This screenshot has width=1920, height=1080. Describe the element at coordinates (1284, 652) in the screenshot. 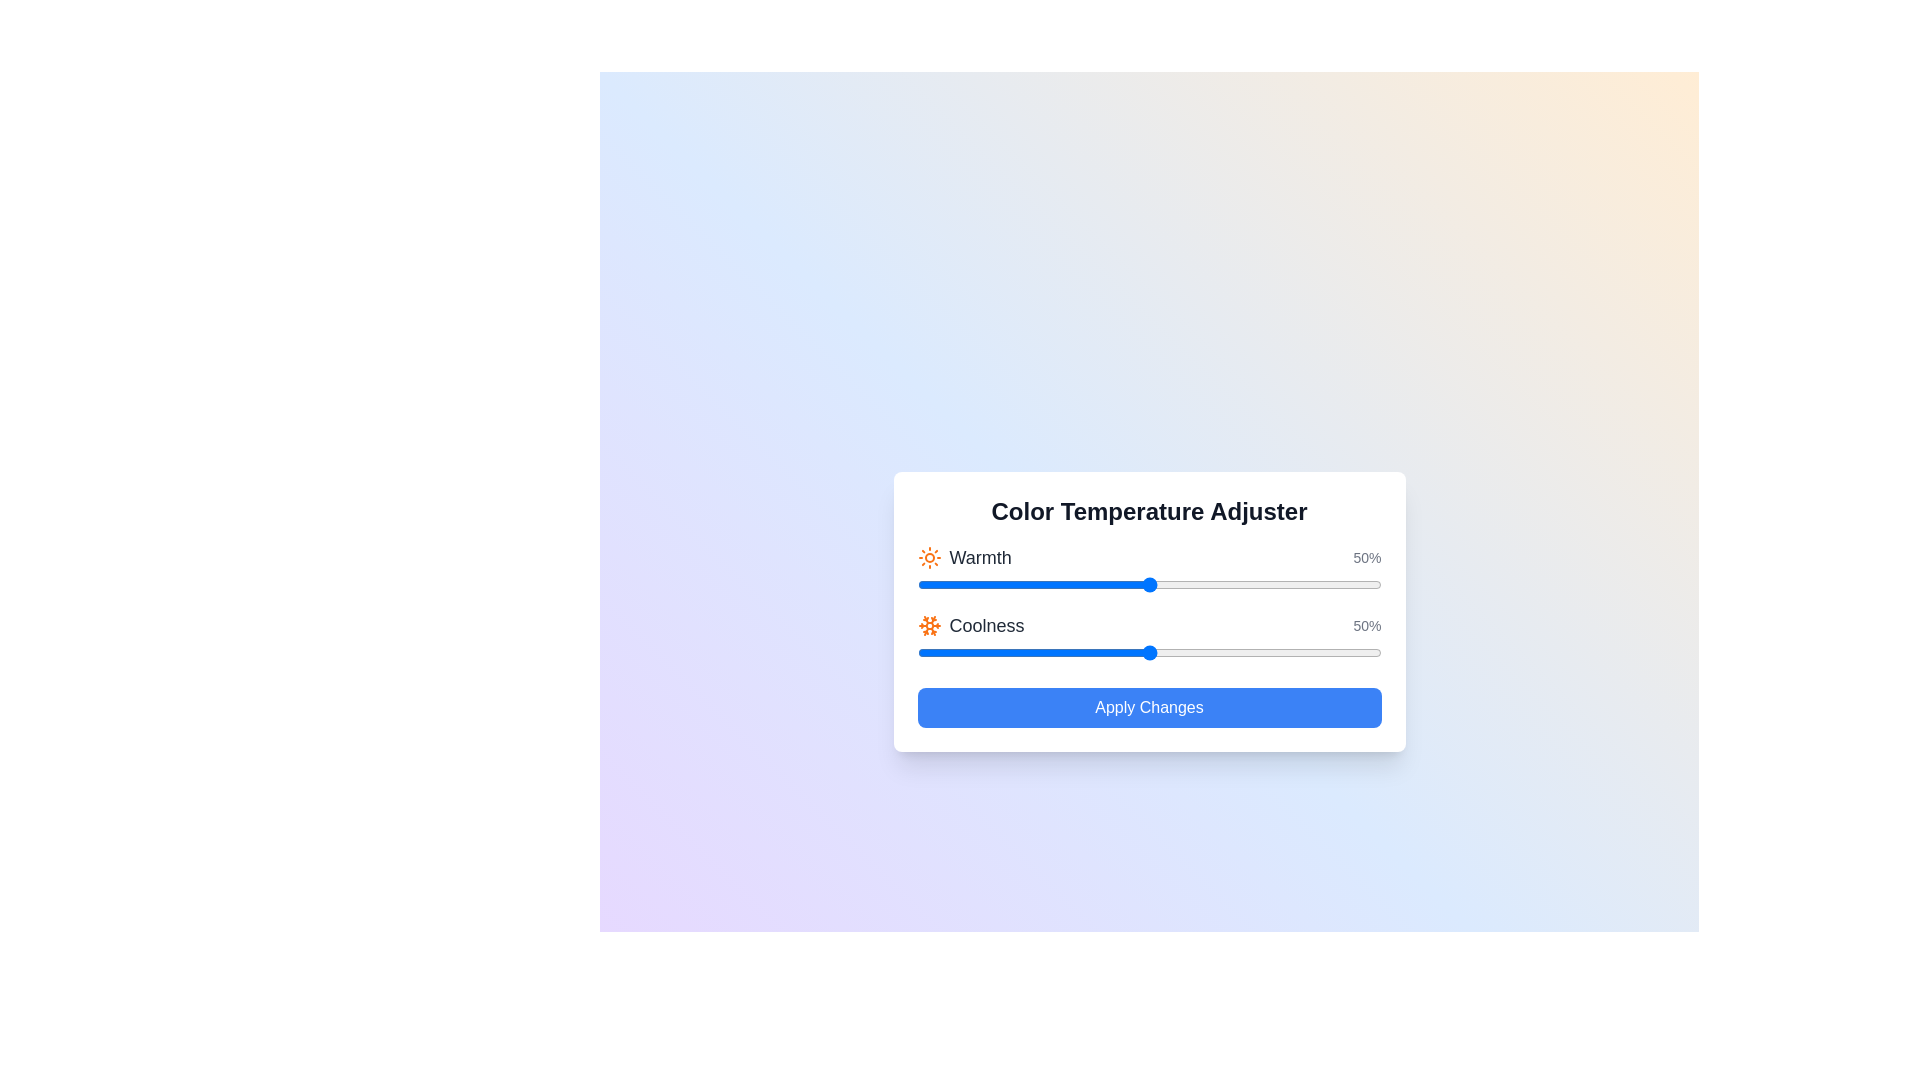

I see `the 'Coolness' slider to 79%` at that location.